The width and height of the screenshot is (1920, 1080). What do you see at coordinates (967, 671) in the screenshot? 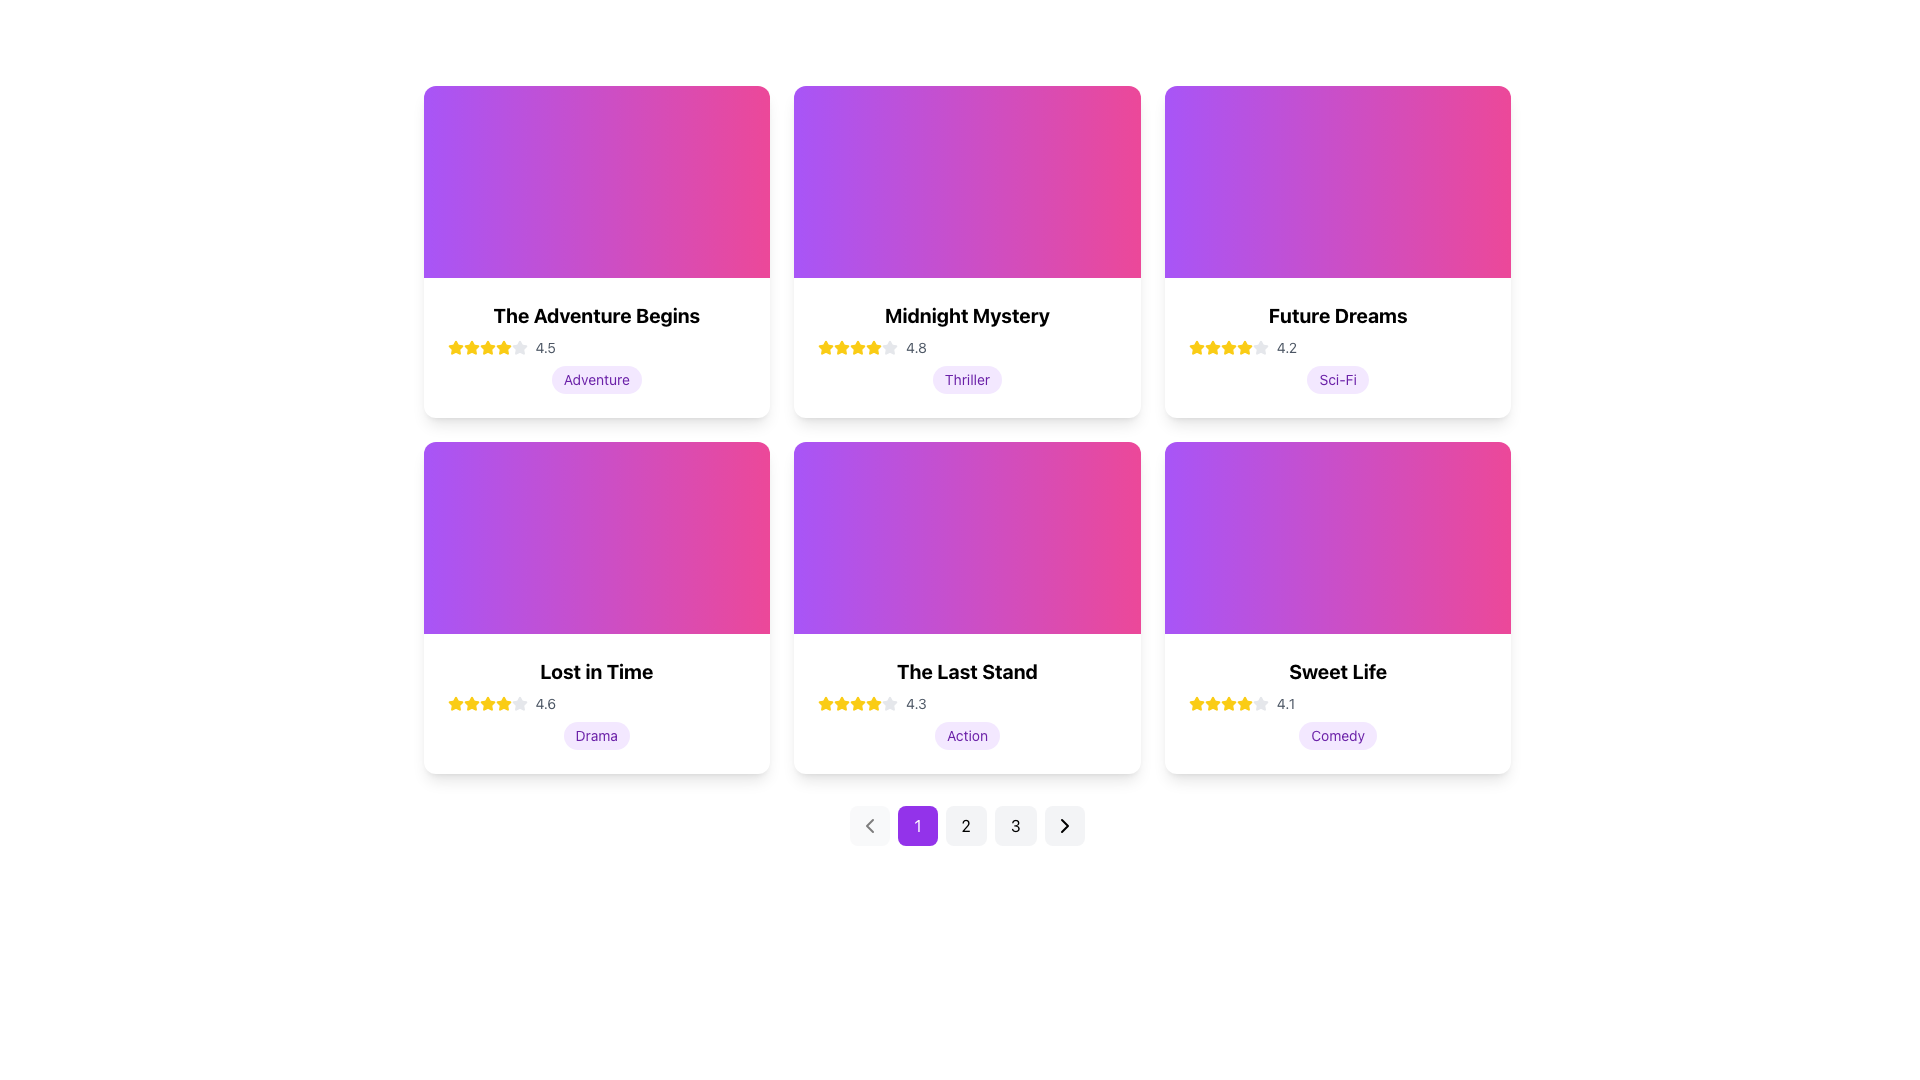
I see `text 'The Last Stand' displayed in the card layout, which is located in the bottom row, second column of the grid layout, above the rating stars and category label 'Action'` at bounding box center [967, 671].